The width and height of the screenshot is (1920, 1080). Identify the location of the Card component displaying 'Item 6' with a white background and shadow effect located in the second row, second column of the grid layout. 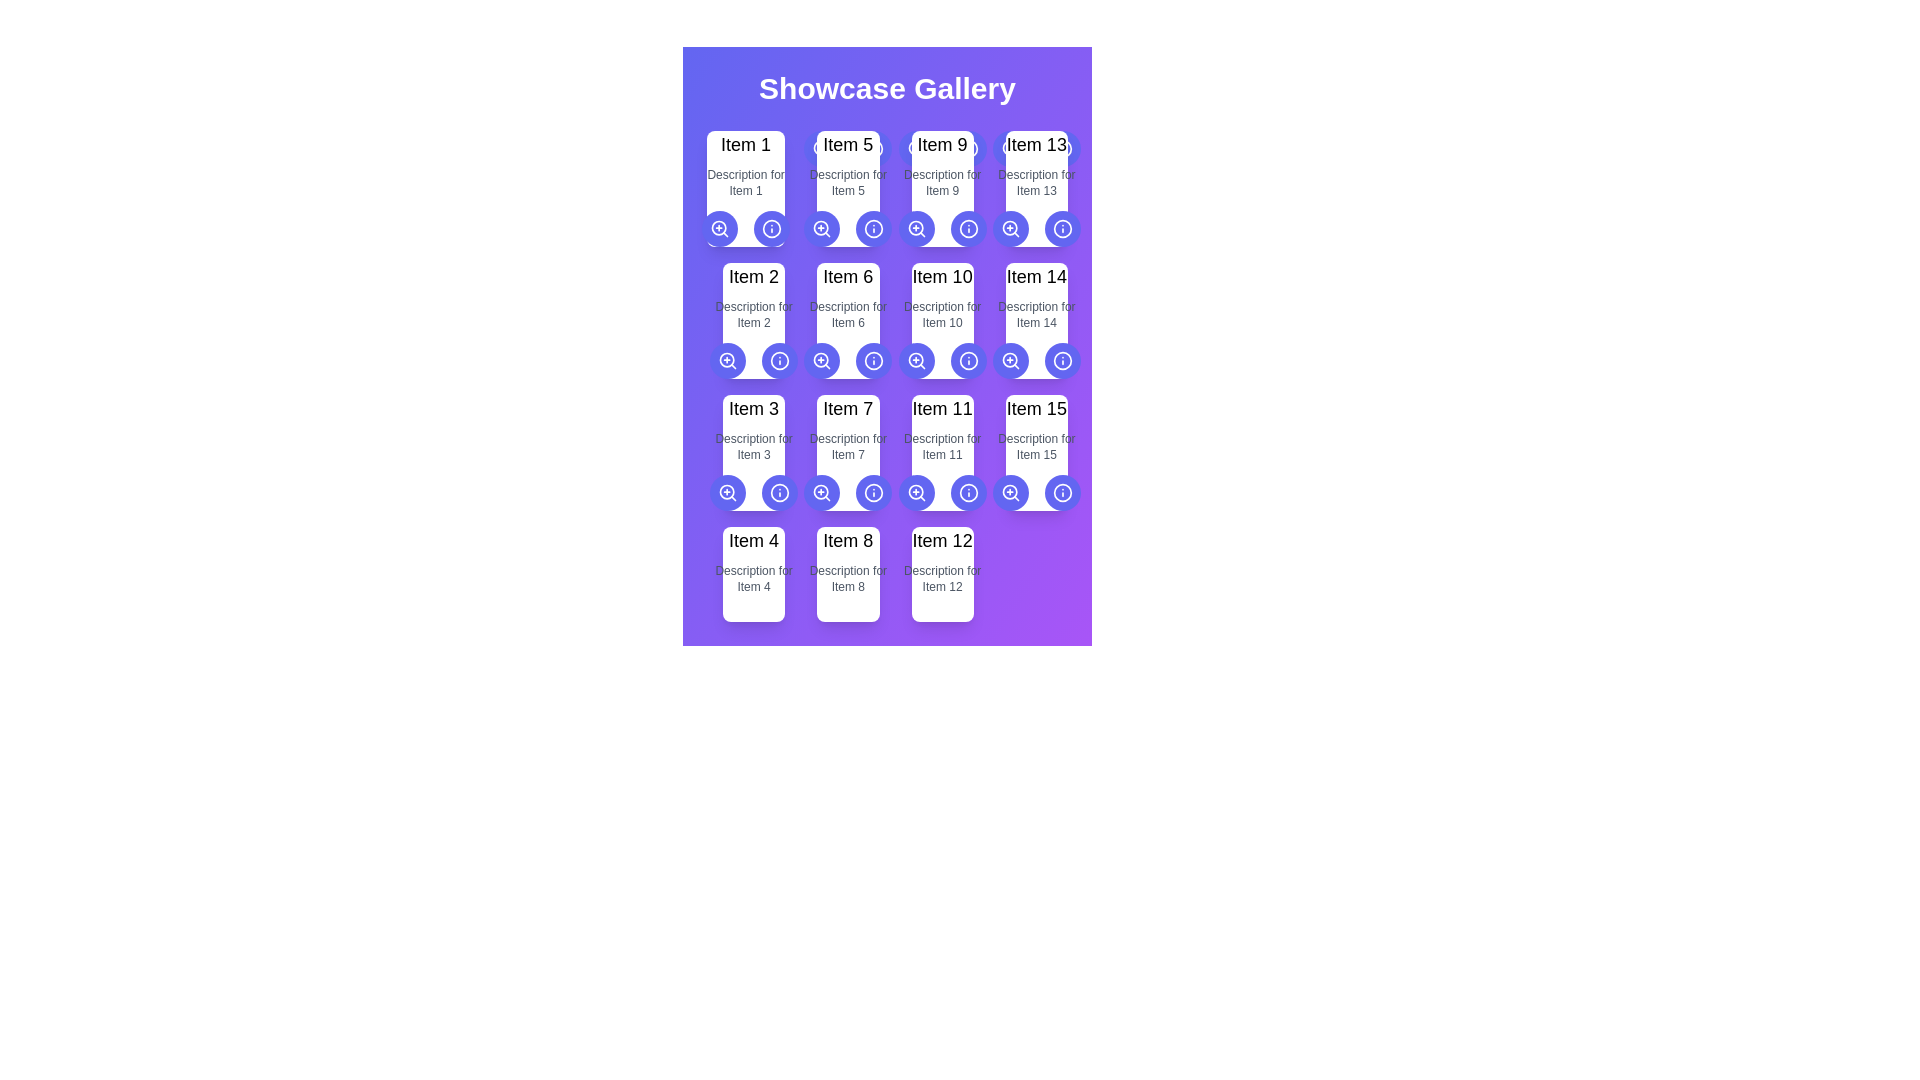
(848, 319).